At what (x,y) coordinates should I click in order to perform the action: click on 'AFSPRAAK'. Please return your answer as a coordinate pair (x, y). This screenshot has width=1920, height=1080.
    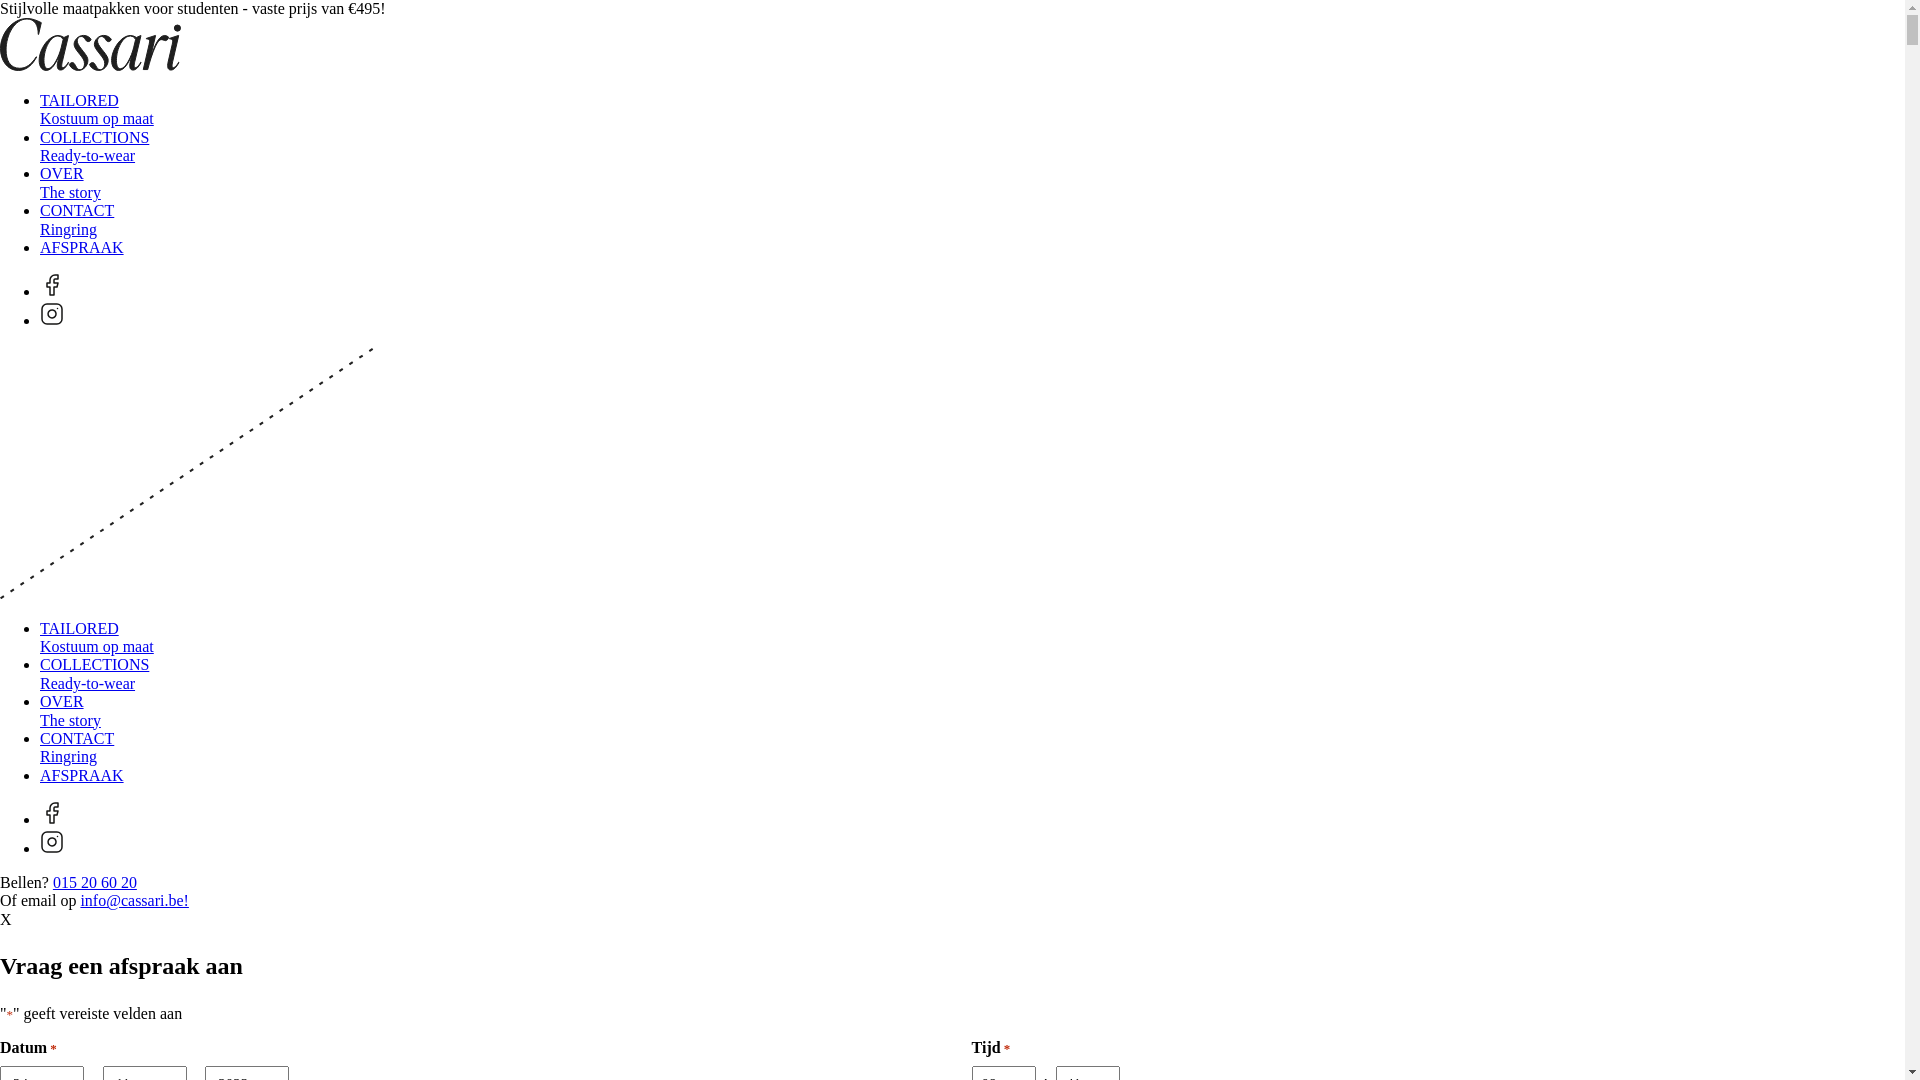
    Looking at the image, I should click on (80, 246).